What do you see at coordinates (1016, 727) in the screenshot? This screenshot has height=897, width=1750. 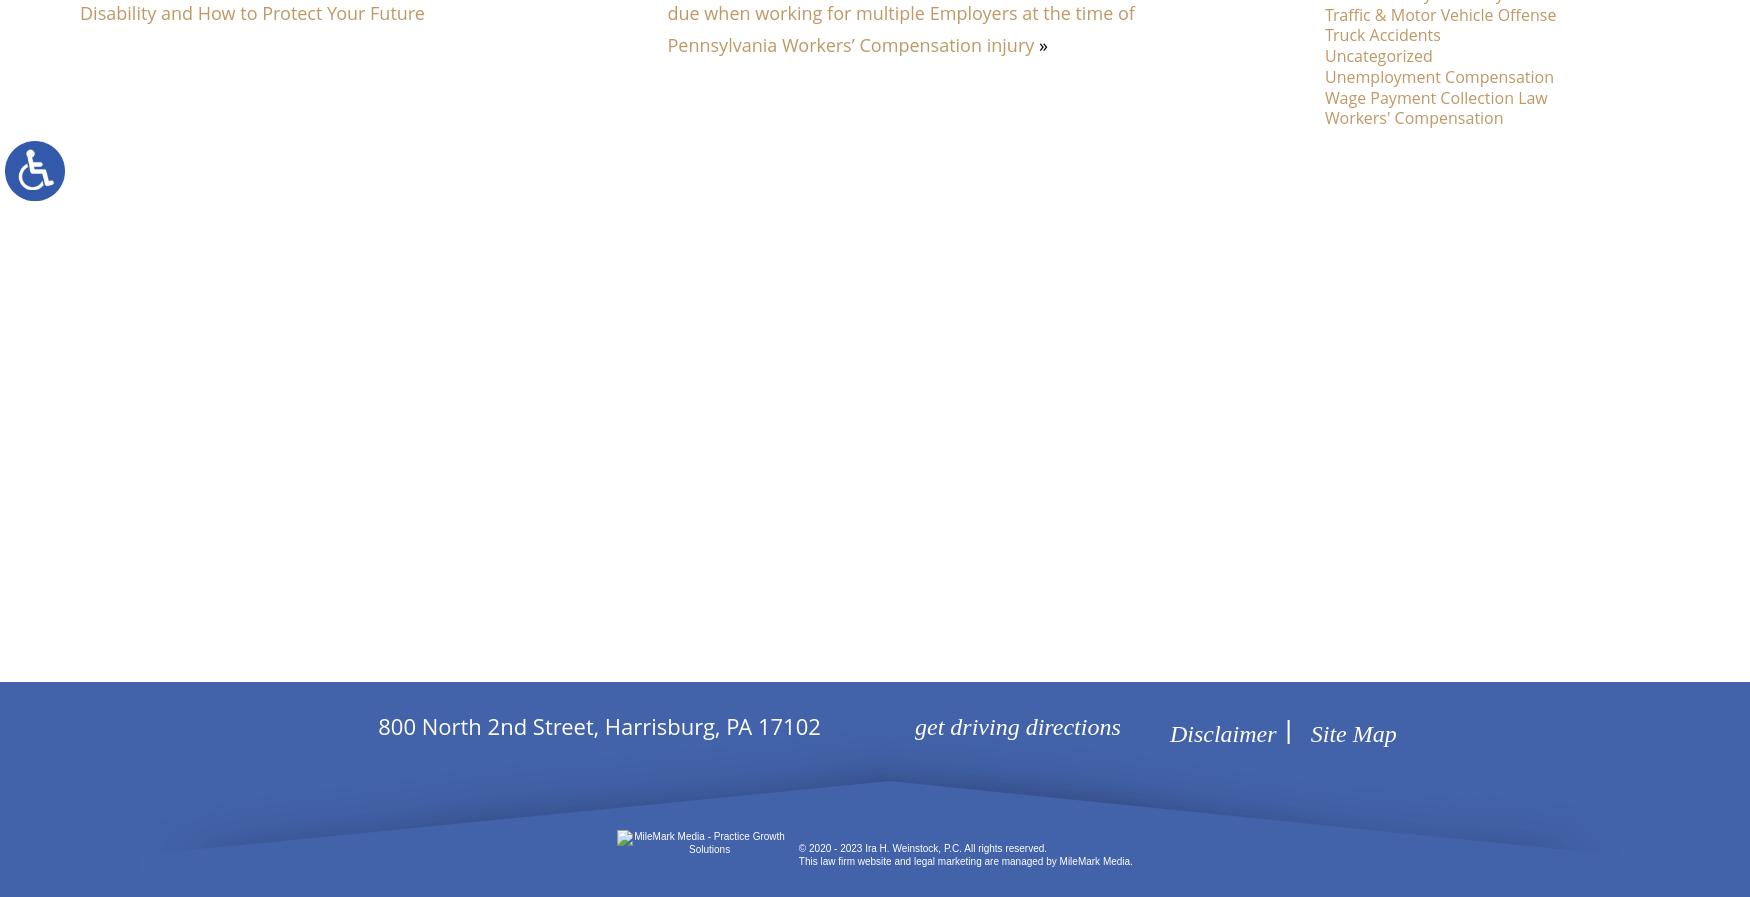 I see `'get driving directions'` at bounding box center [1016, 727].